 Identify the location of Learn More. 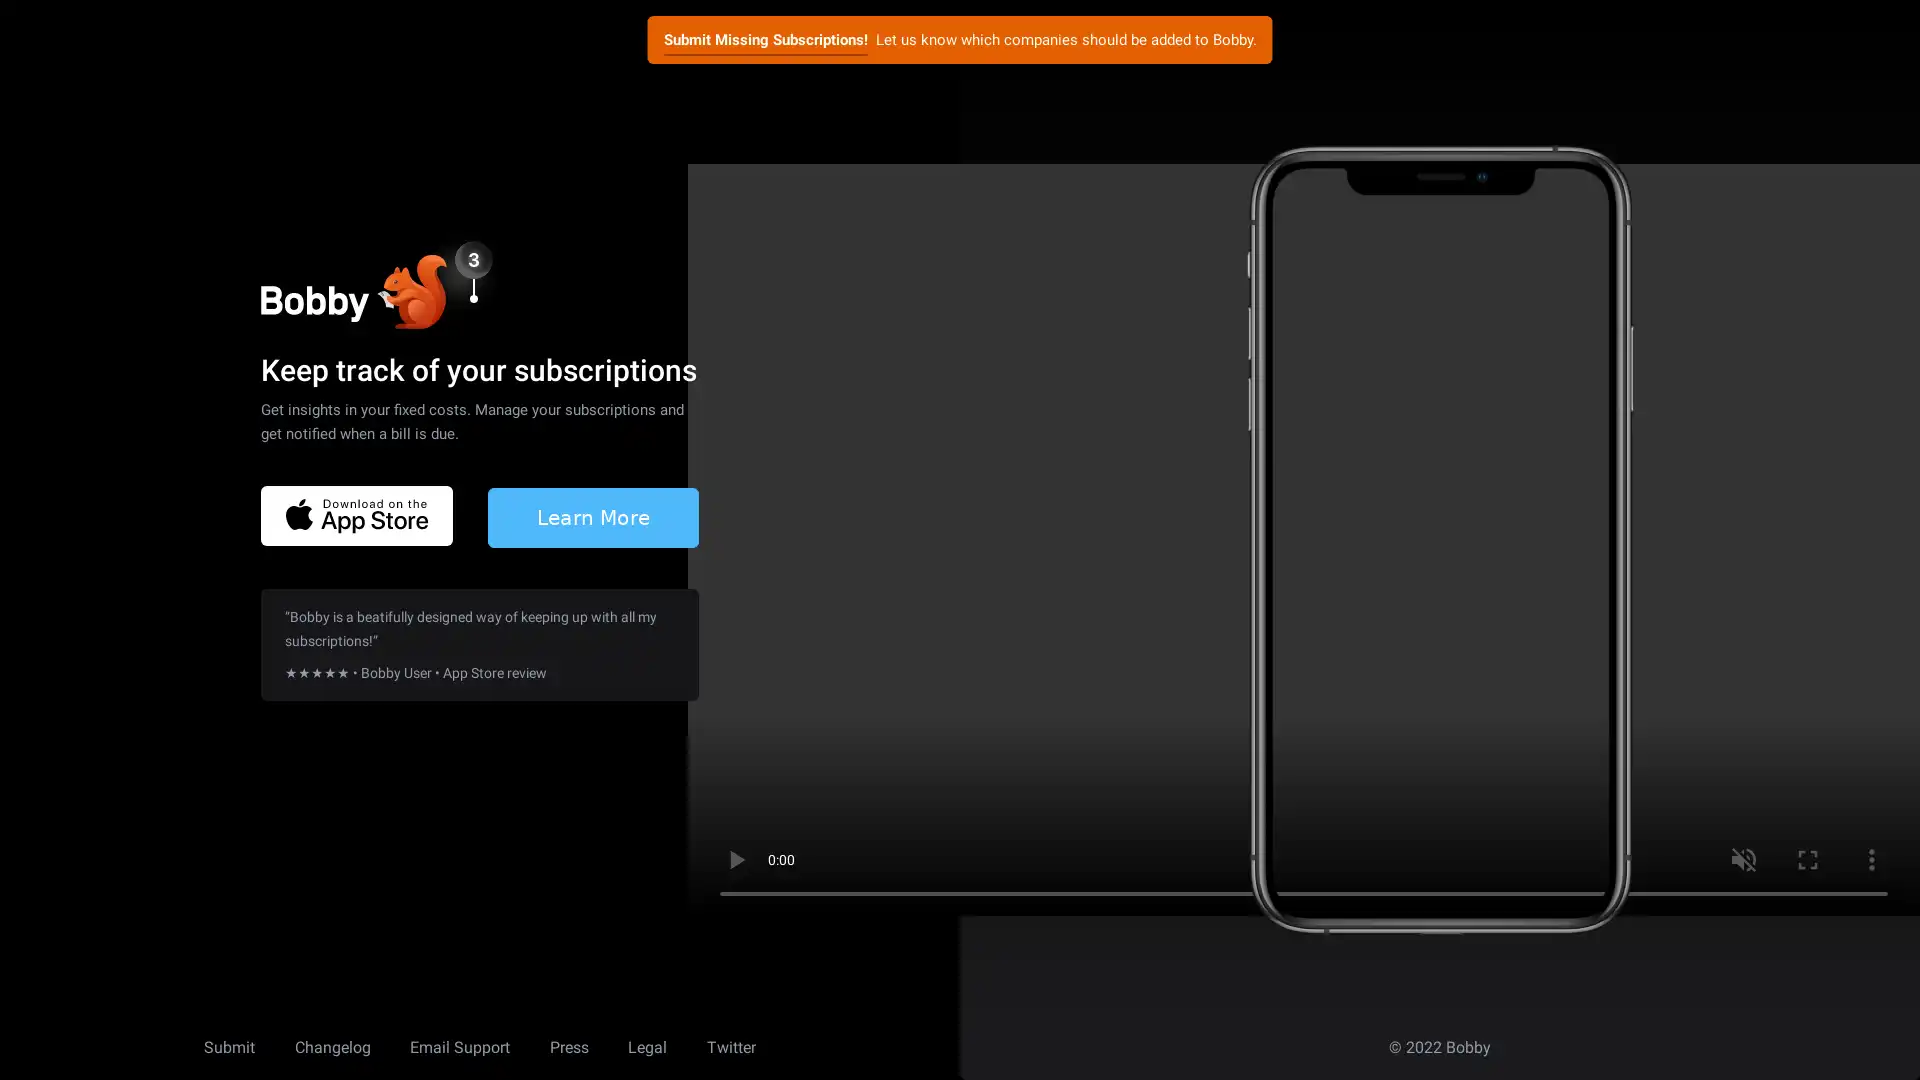
(592, 515).